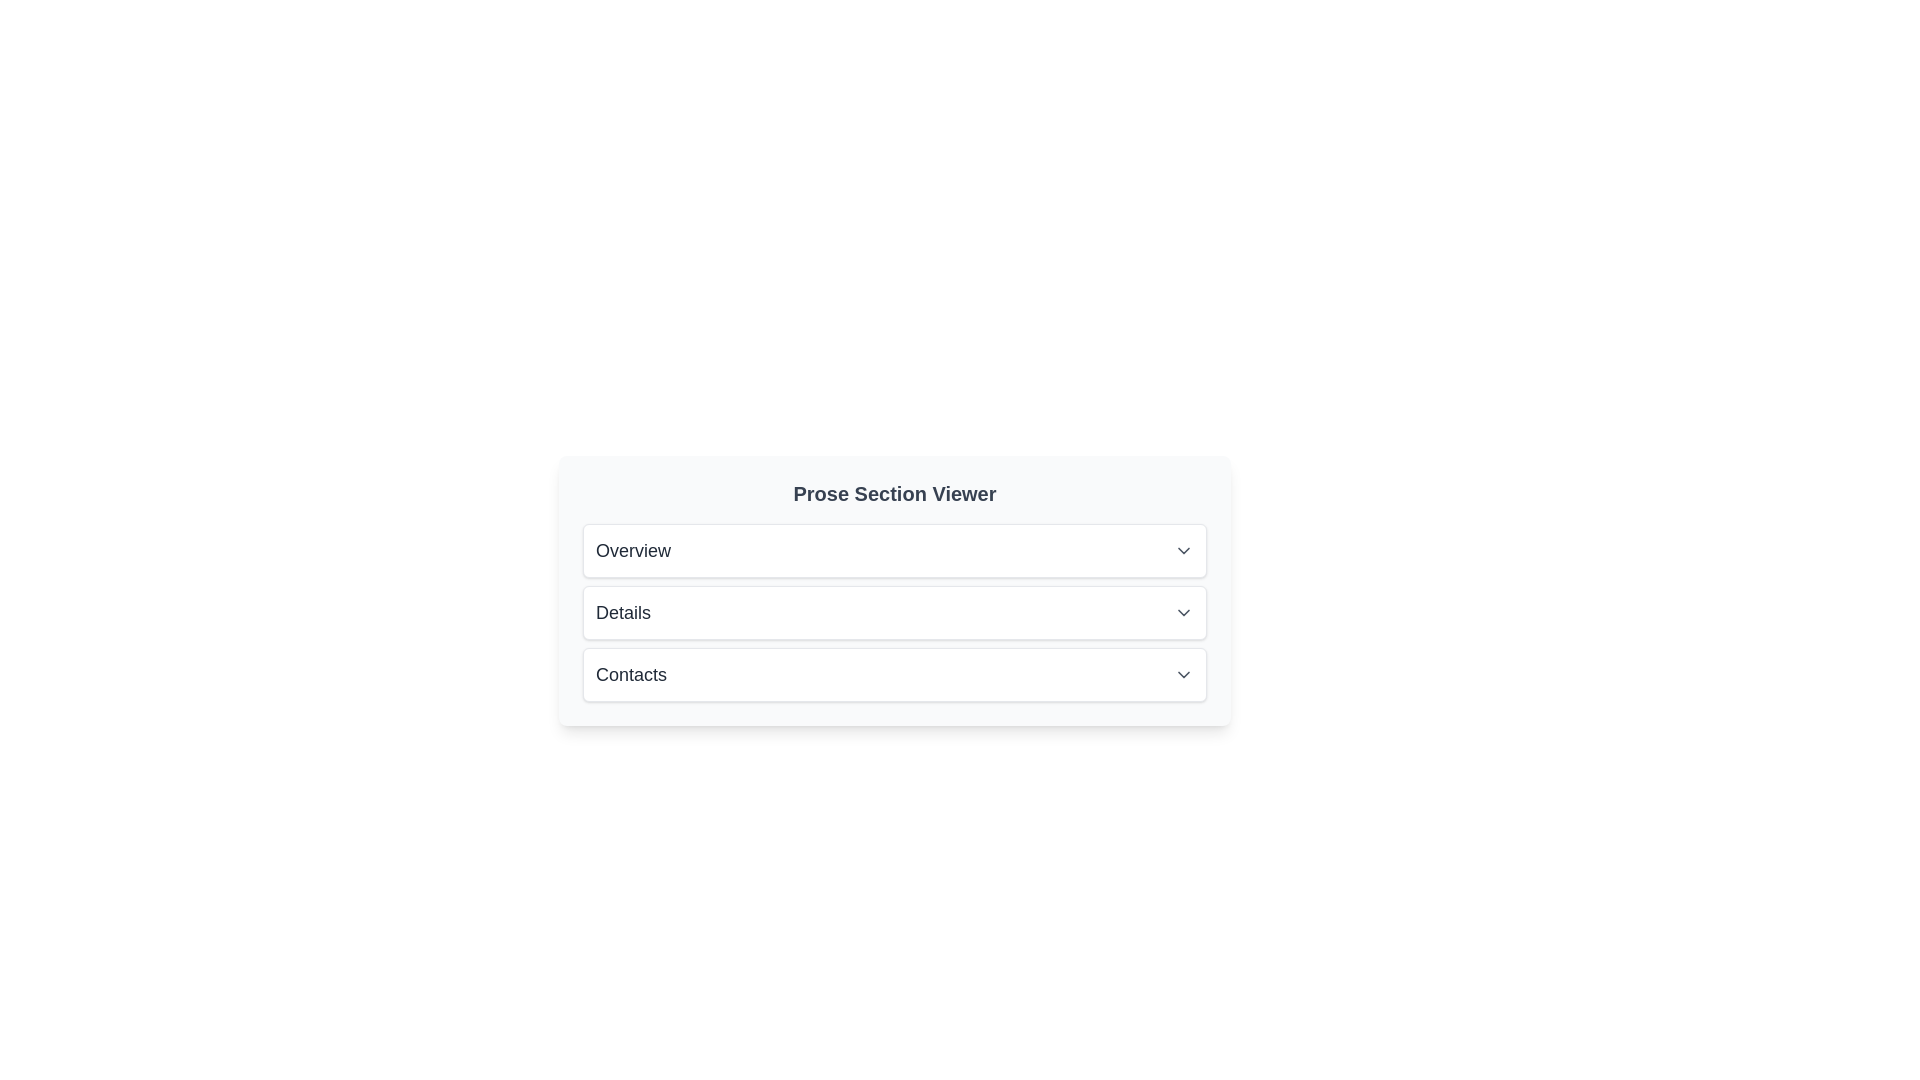 Image resolution: width=1920 pixels, height=1080 pixels. Describe the element at coordinates (1184, 612) in the screenshot. I see `the downward-facing gray chevron icon at the right end of the 'Details' list item` at that location.